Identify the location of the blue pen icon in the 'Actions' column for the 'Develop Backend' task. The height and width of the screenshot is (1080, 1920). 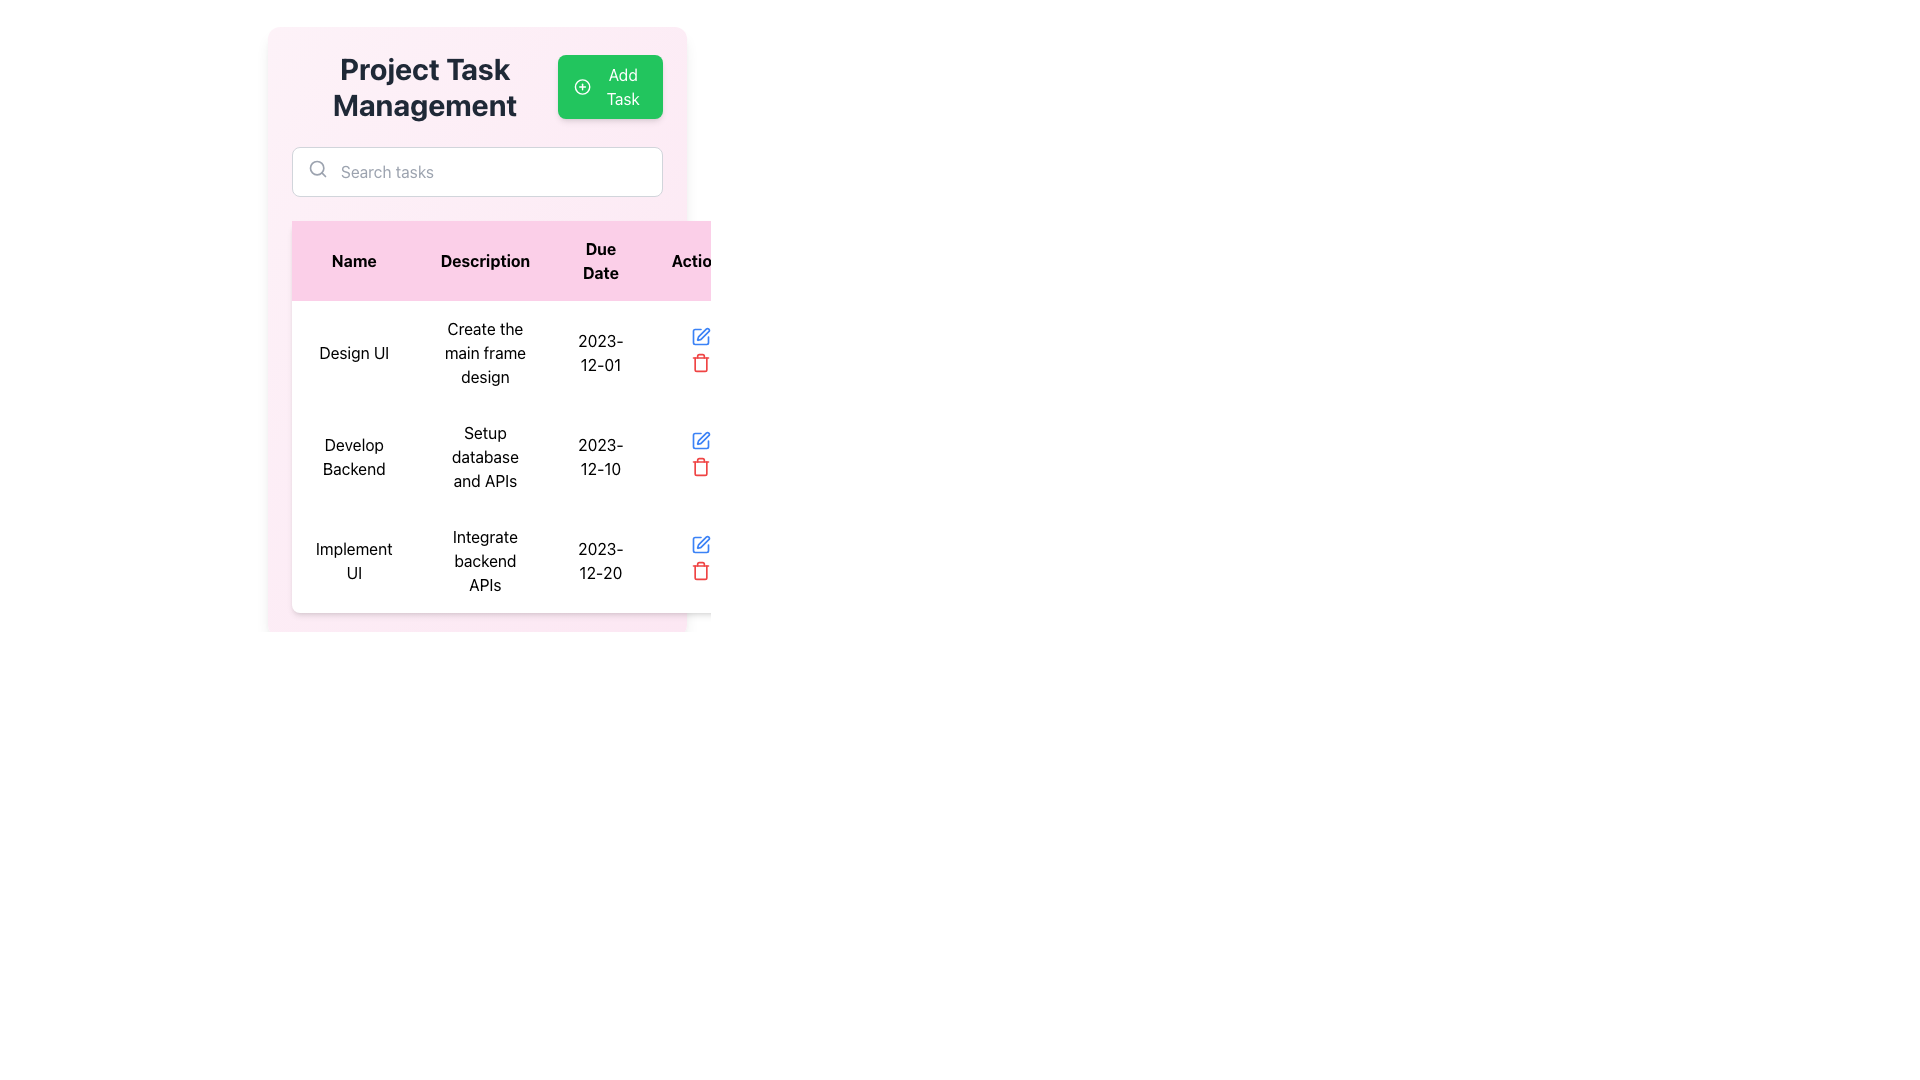
(700, 544).